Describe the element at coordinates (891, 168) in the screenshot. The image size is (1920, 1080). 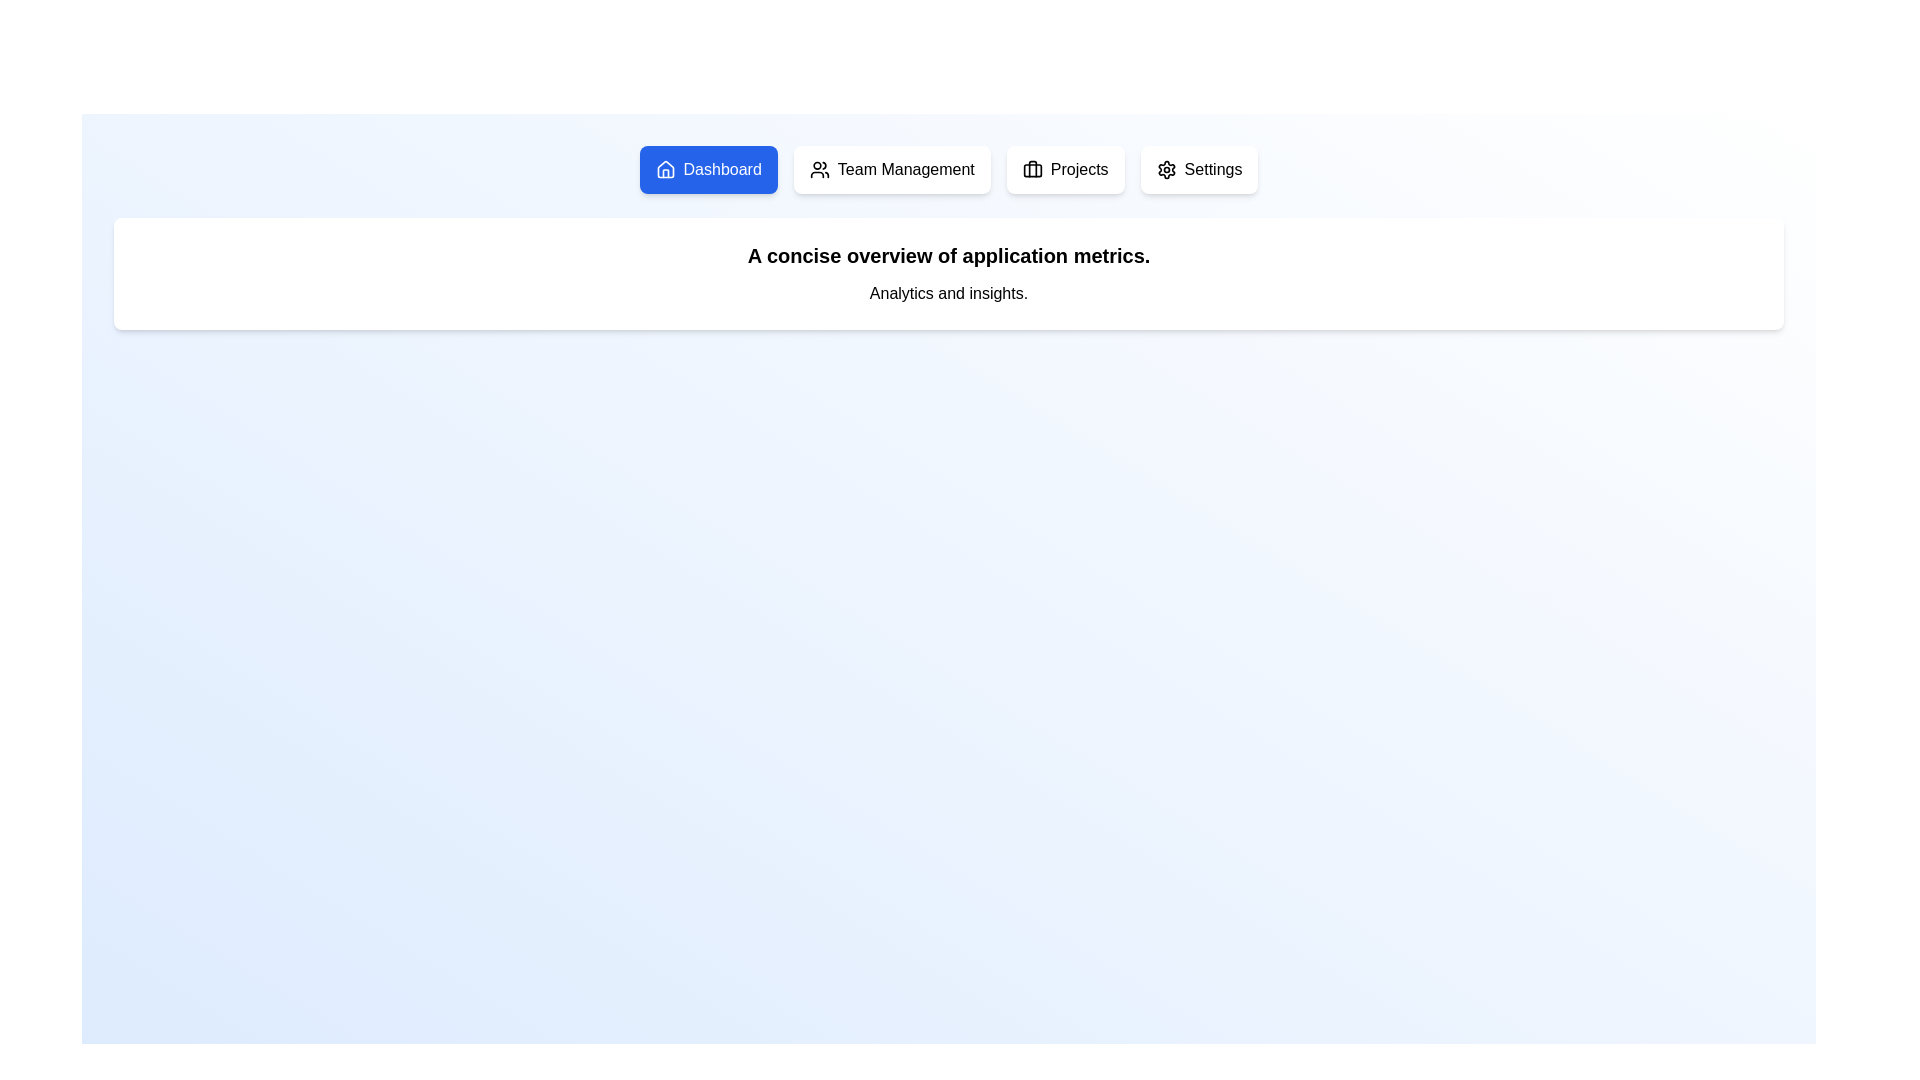
I see `the 'Team Management' button, which is the second button from the left in the row of four buttons at the upper portion of the page` at that location.